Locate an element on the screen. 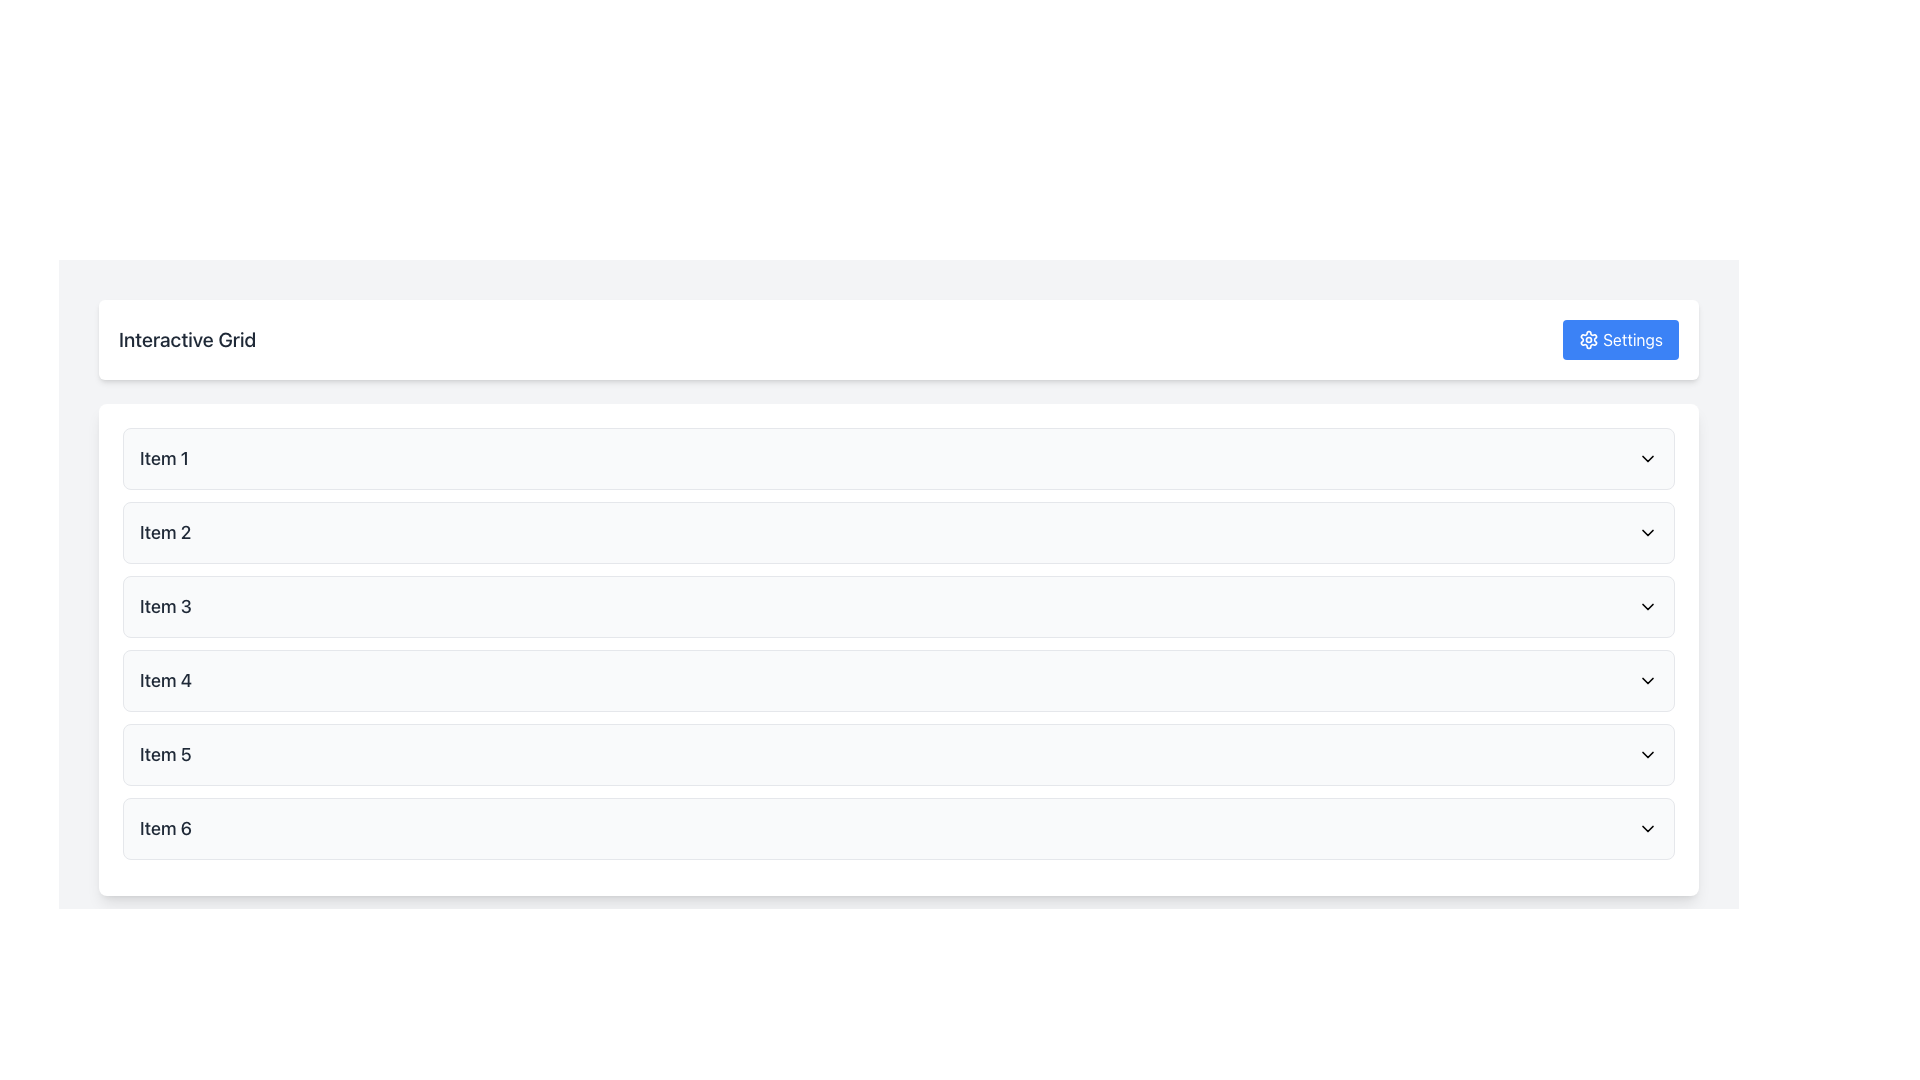 This screenshot has height=1080, width=1920. to select the list item labeled 'Item 5', which is positioned in a vertical list with a dropdown toggle is located at coordinates (897, 755).